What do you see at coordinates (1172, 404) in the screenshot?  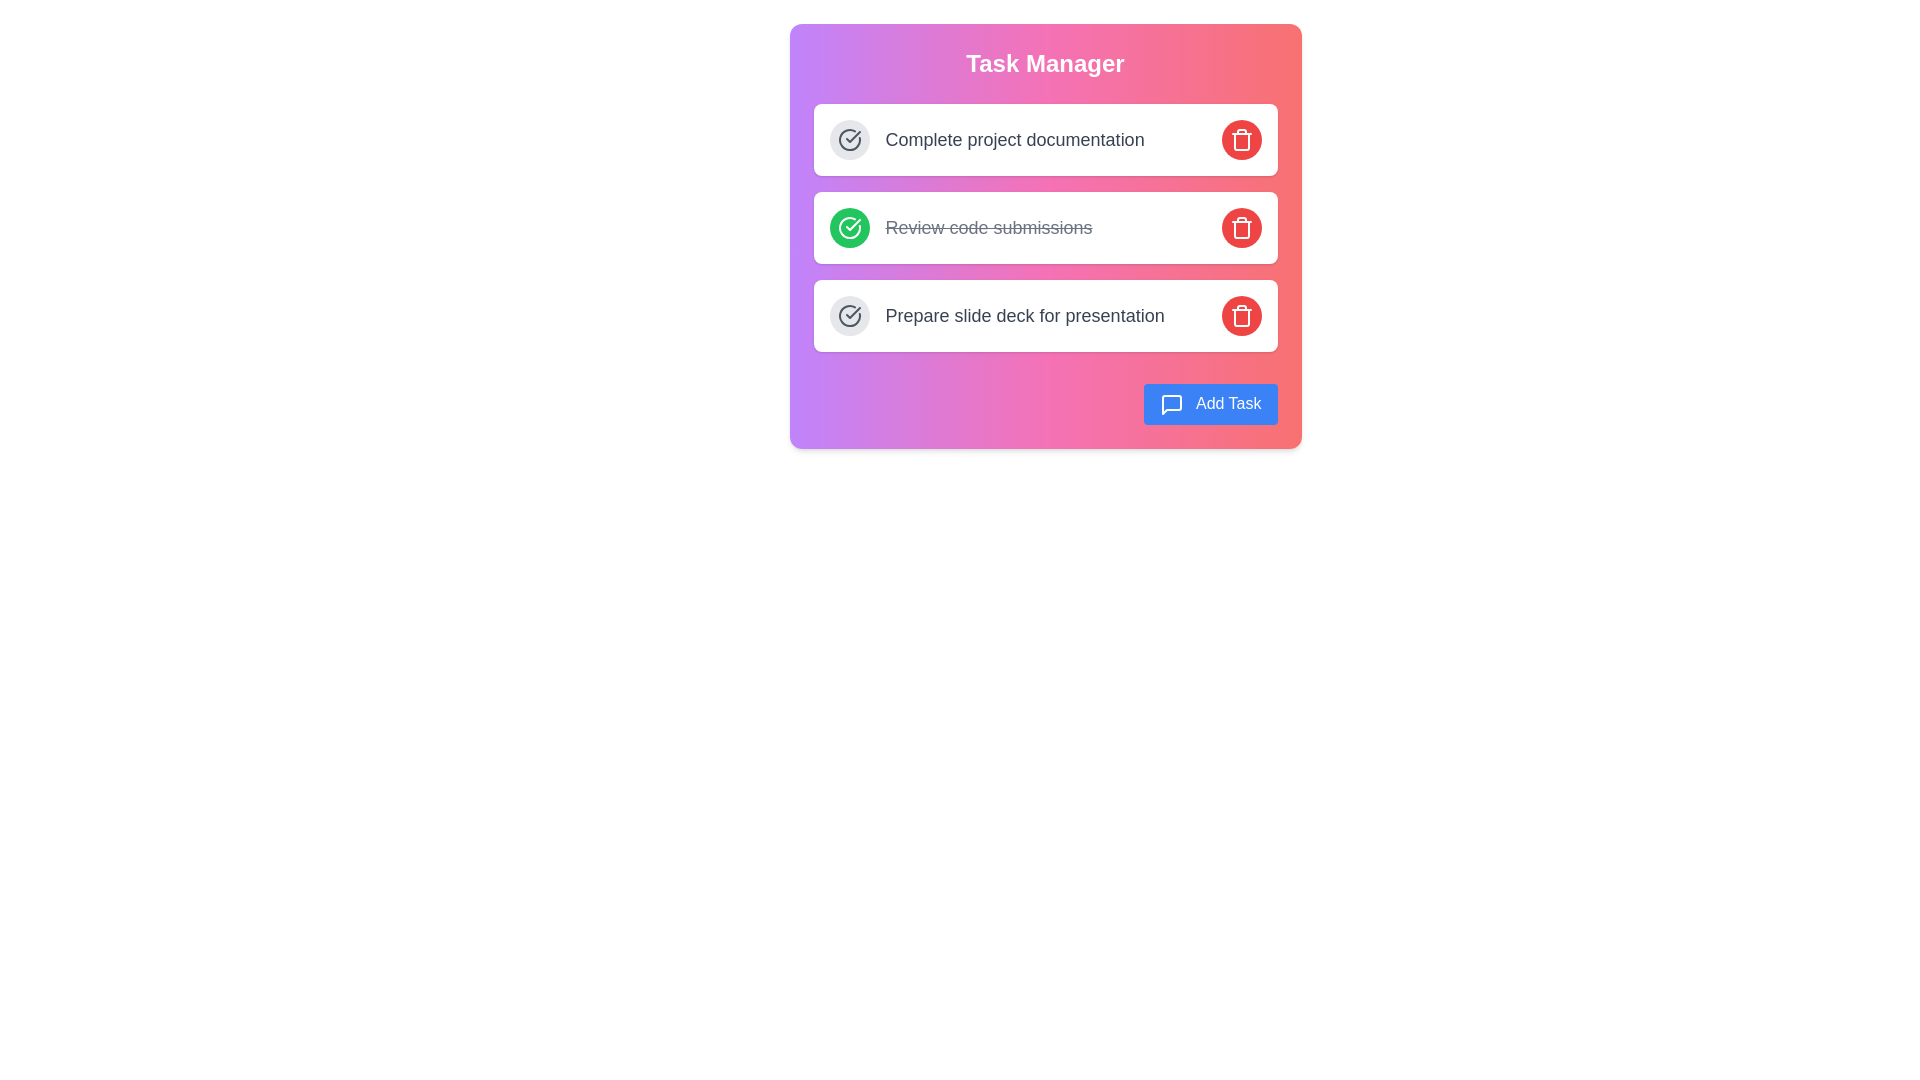 I see `the speech bubble icon located within the 'Add Task' button, positioned on the lower-right corner, to enhance the context of messaging or task addition` at bounding box center [1172, 404].